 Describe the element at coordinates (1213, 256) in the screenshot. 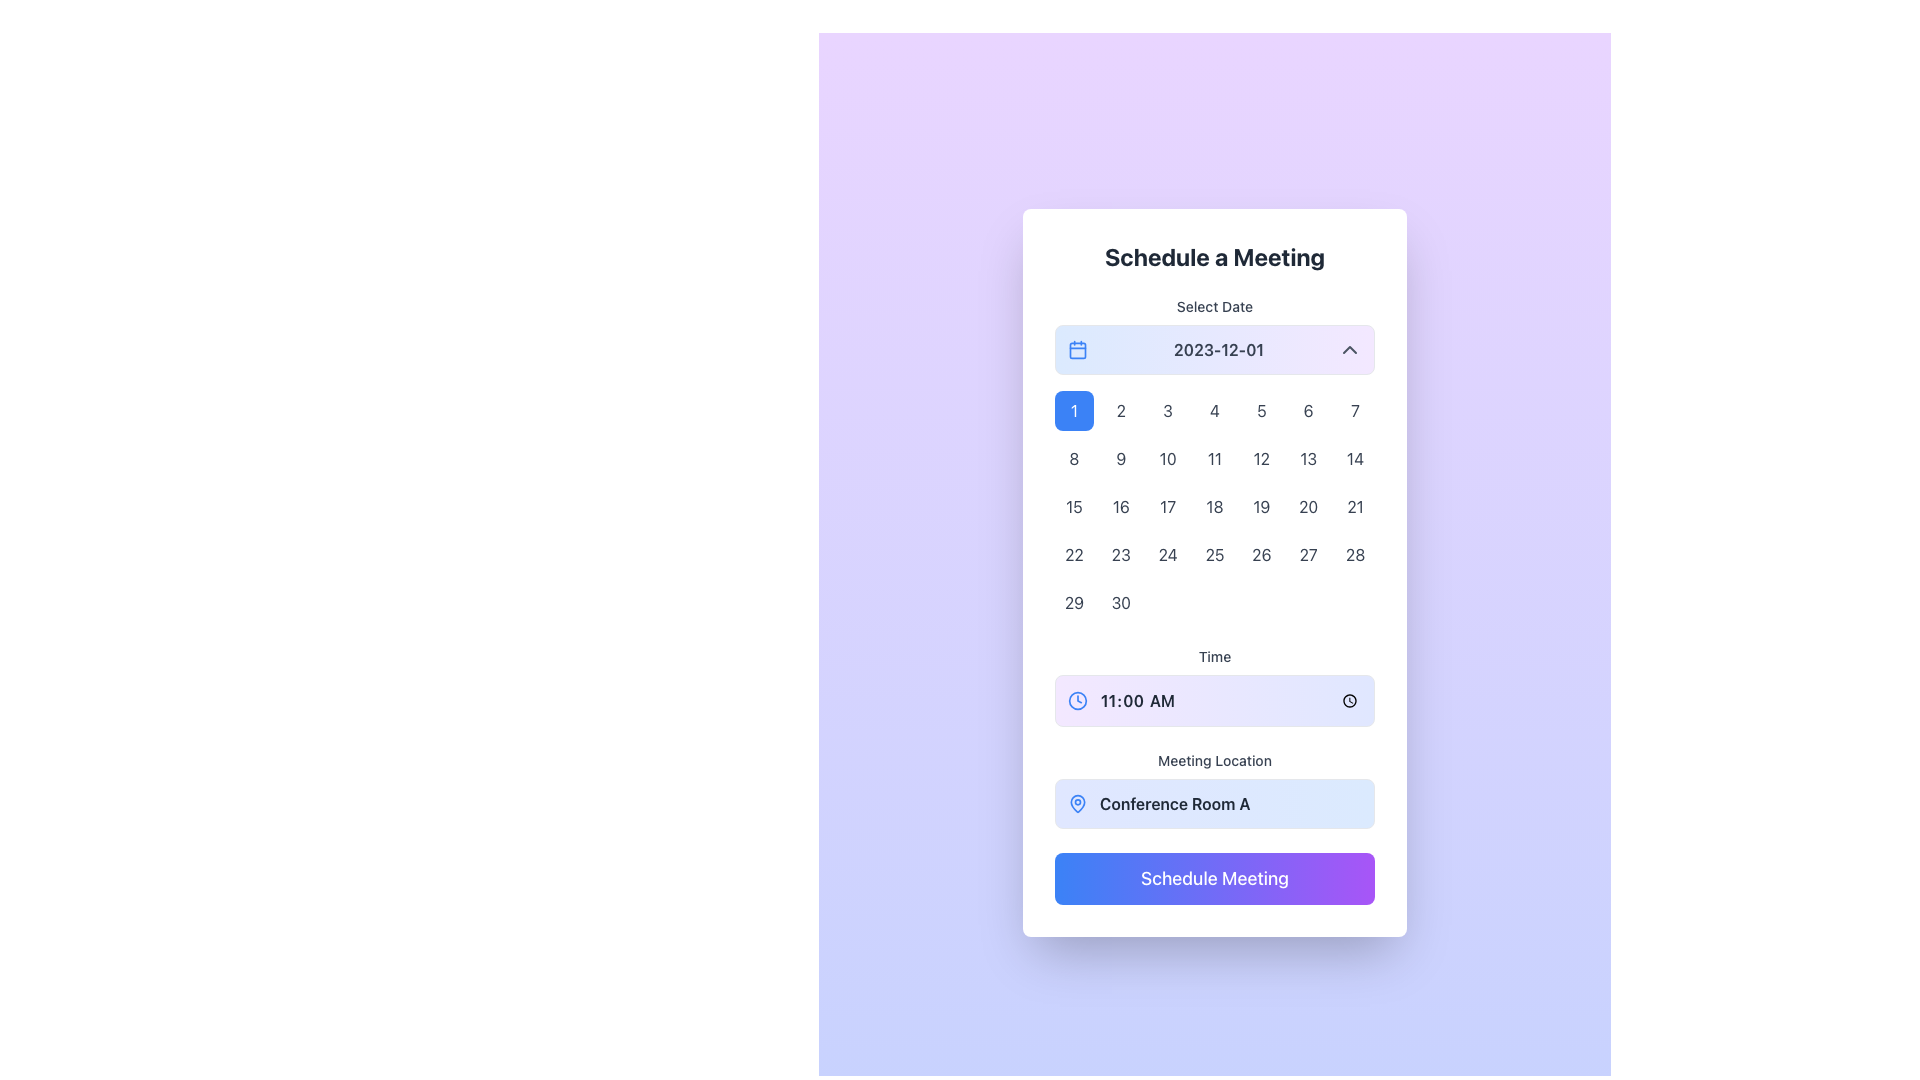

I see `the bold and large text label that reads 'Schedule a Meeting', which is center-aligned at the top of a card-like interface` at that location.